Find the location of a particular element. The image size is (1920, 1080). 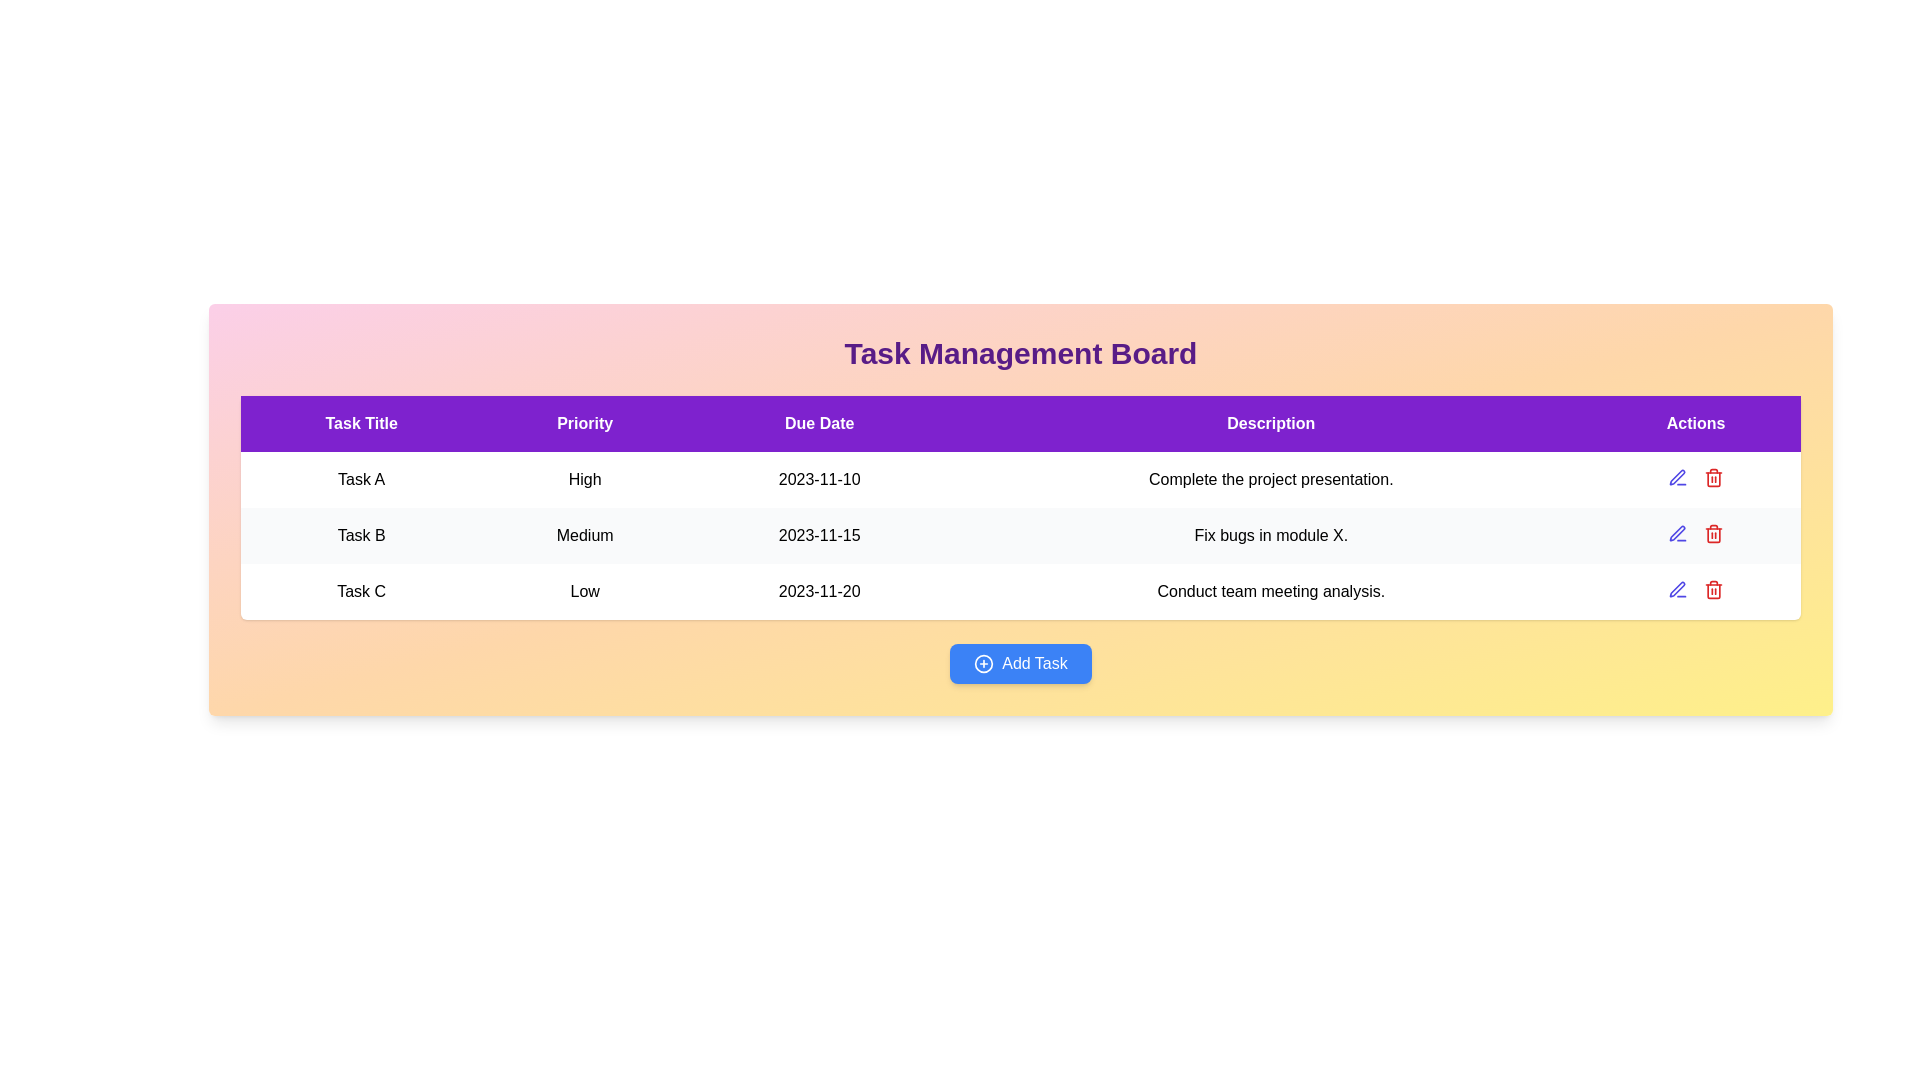

the 'Actions' text label in the grid header, which is a purple rectangular segment located at the top of the 'Actions' column in a task management table is located at coordinates (1695, 423).